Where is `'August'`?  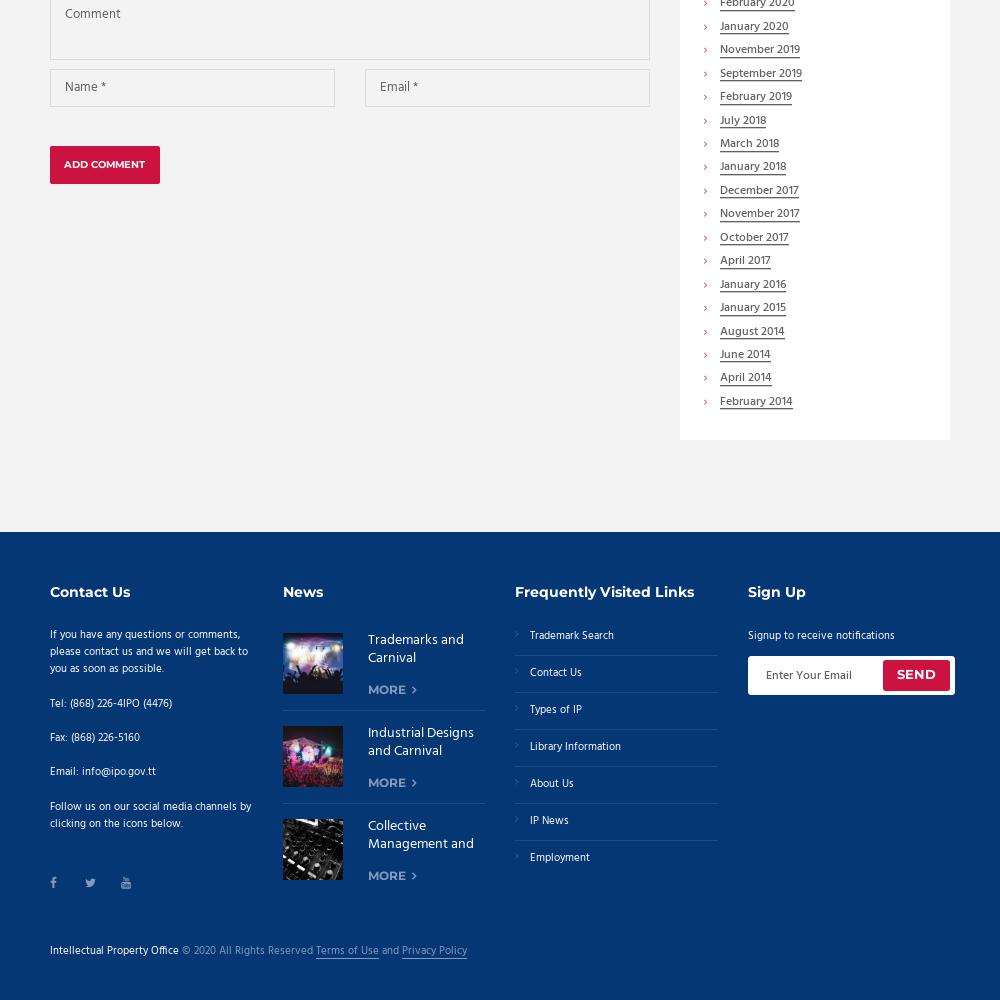 'August' is located at coordinates (718, 330).